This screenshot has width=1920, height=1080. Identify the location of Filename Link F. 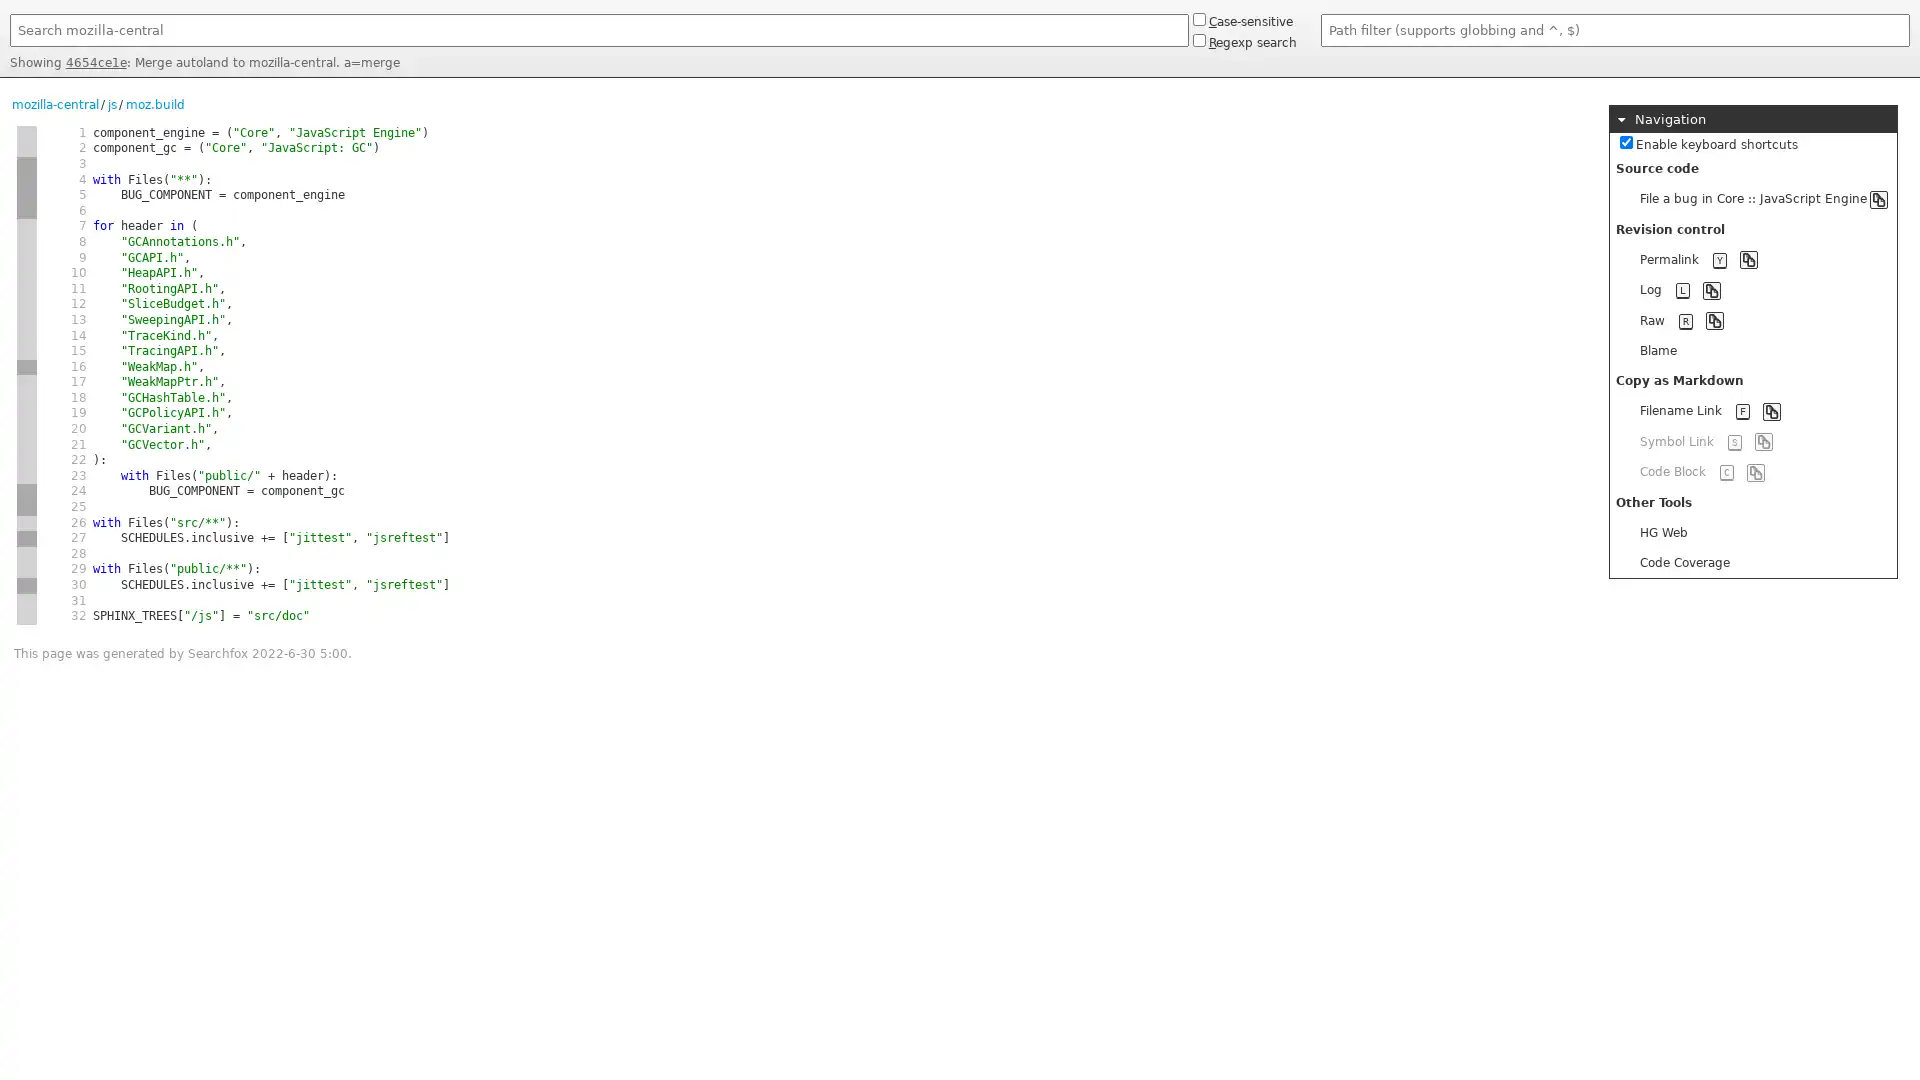
(1752, 410).